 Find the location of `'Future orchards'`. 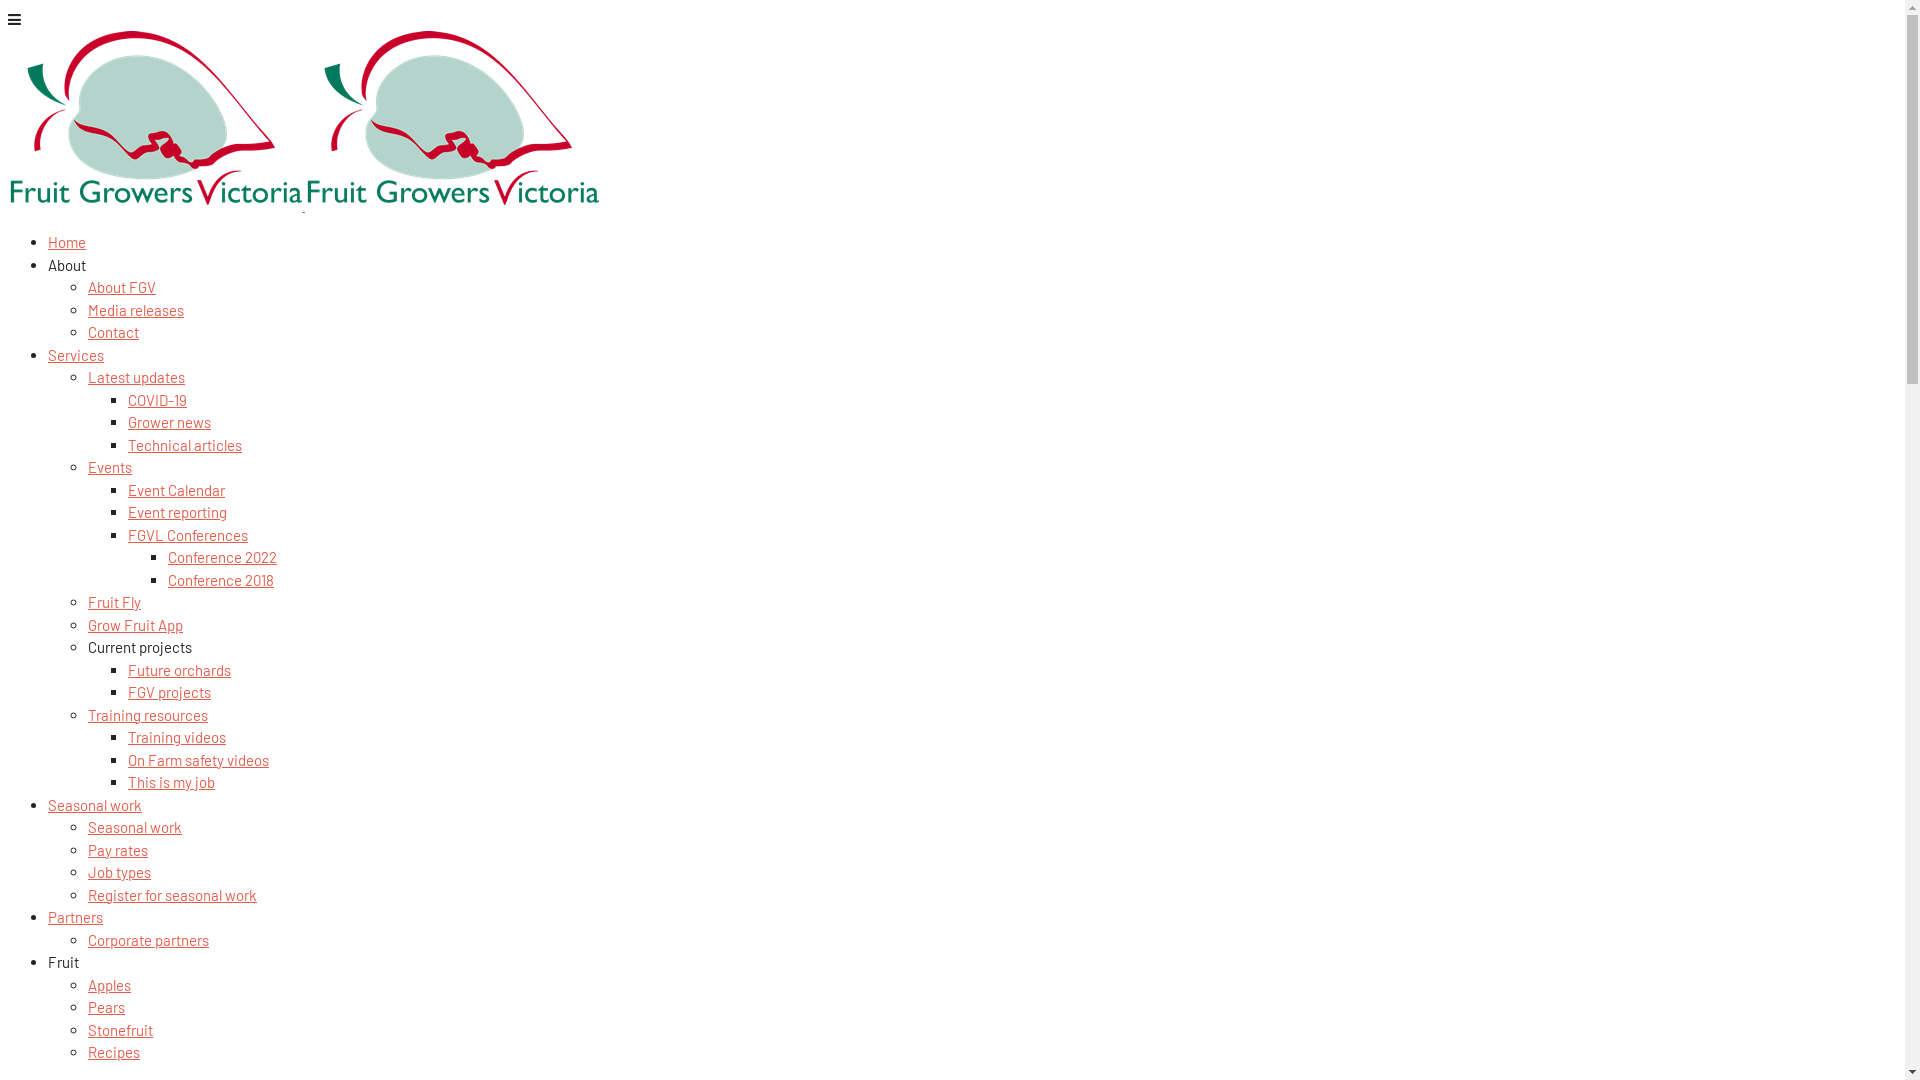

'Future orchards' is located at coordinates (127, 668).